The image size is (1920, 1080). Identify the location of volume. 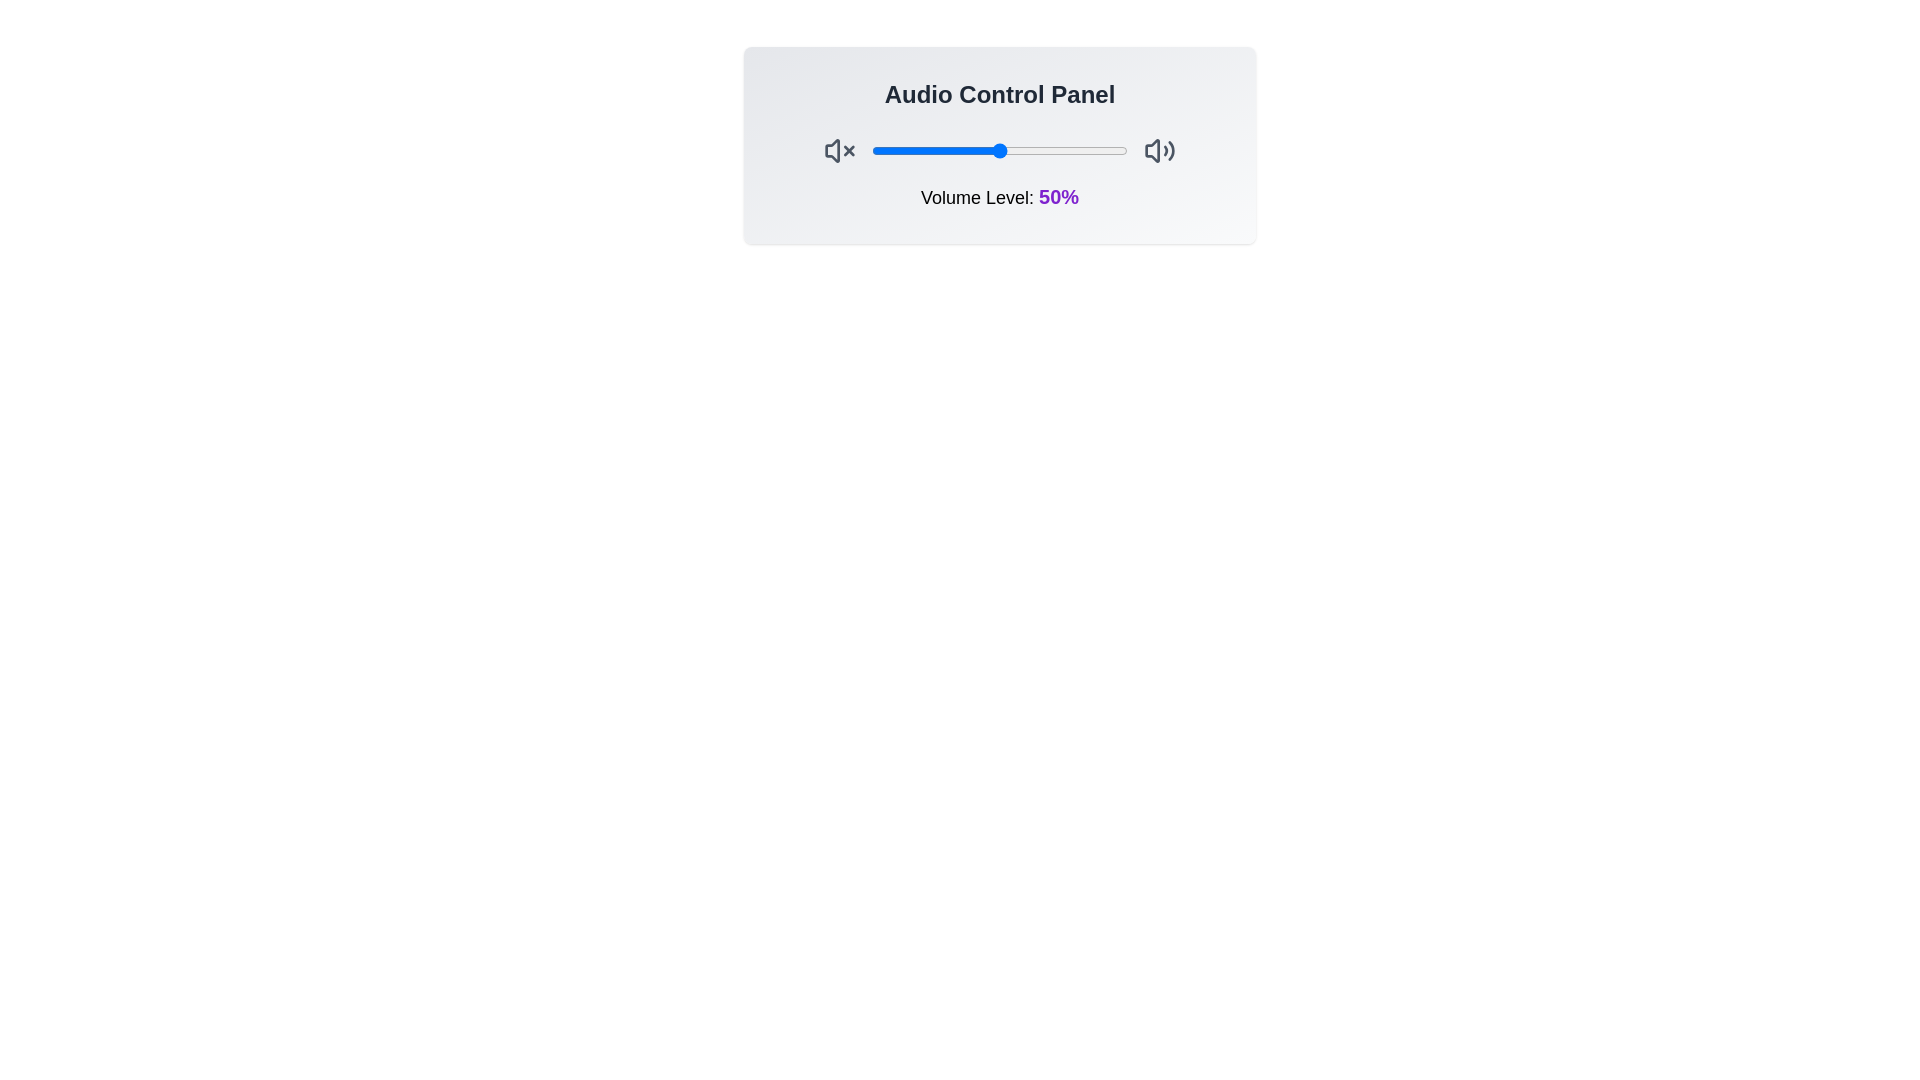
(987, 149).